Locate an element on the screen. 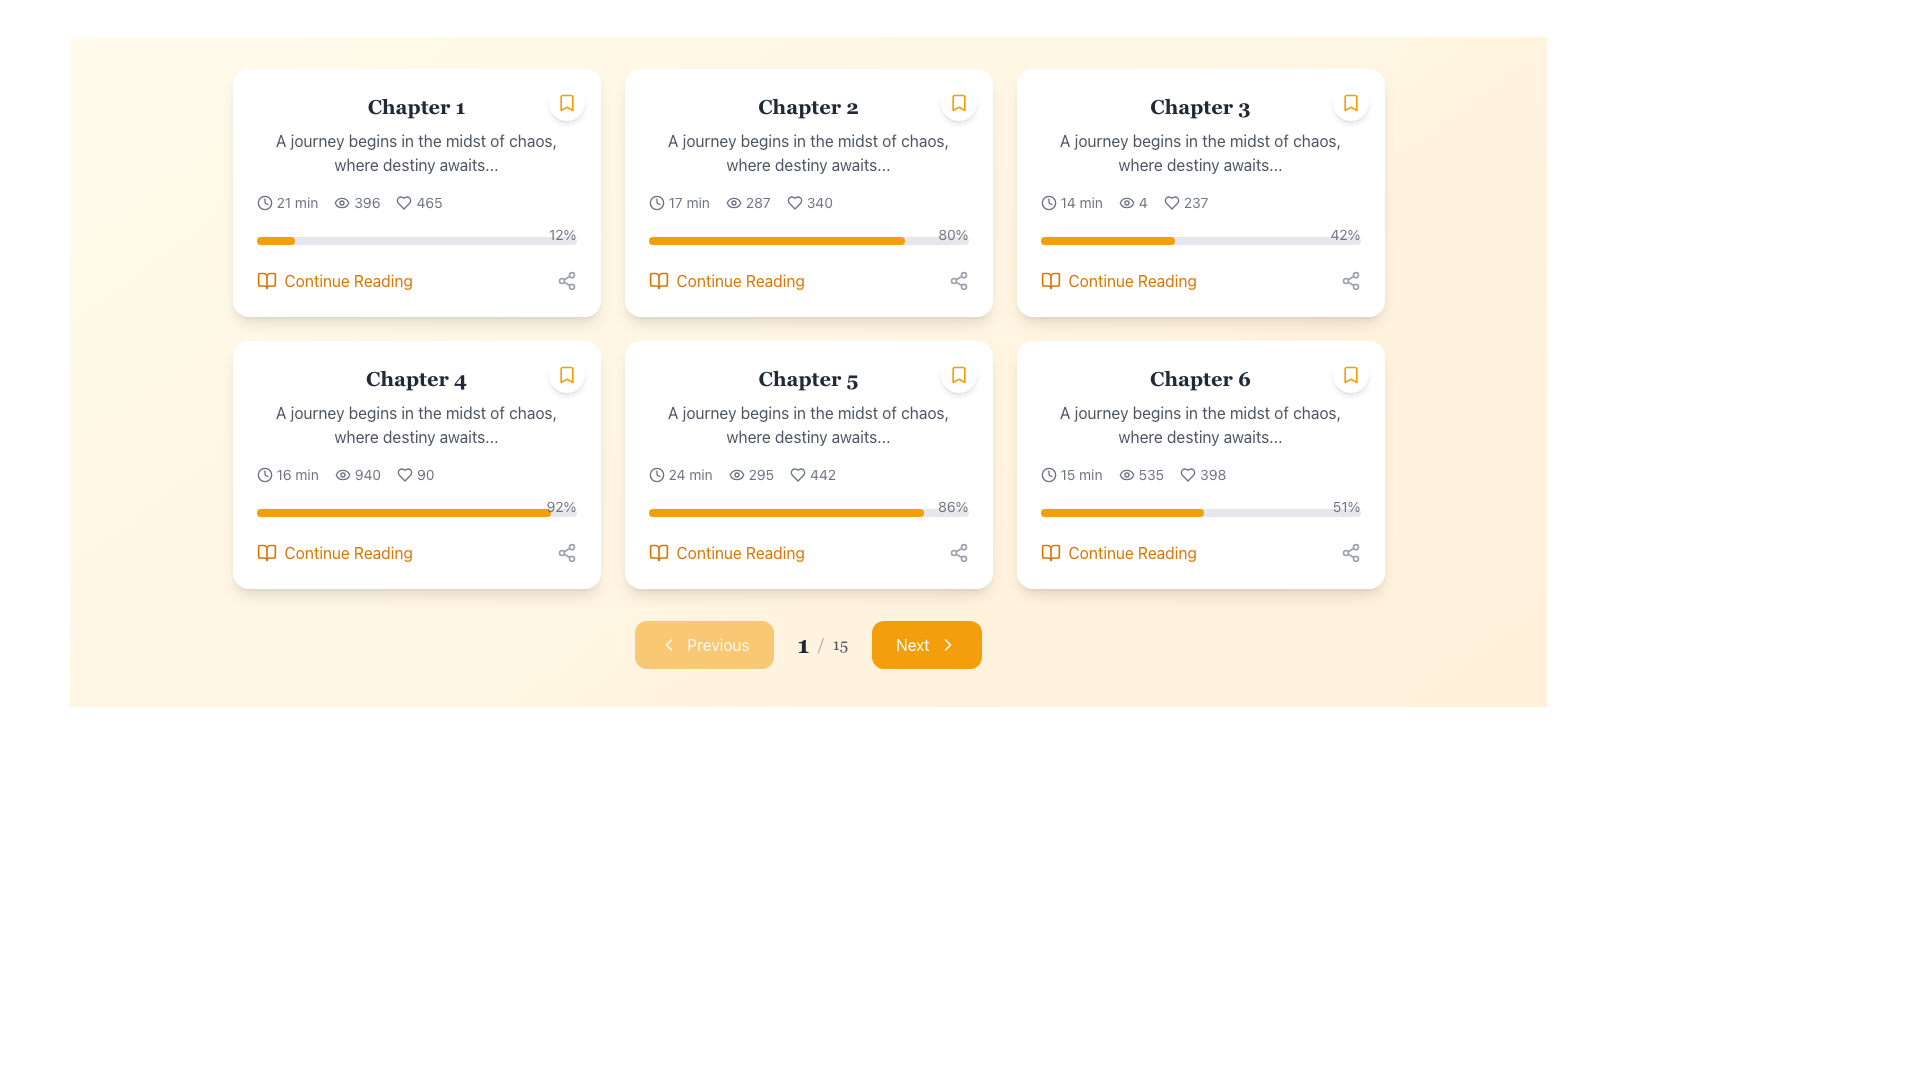  the 'Continue Reading' button, which is styled in amber with hover effects that darken the shade and is located in the bottom section of the card for Chapter 6, to change its color is located at coordinates (1117, 552).